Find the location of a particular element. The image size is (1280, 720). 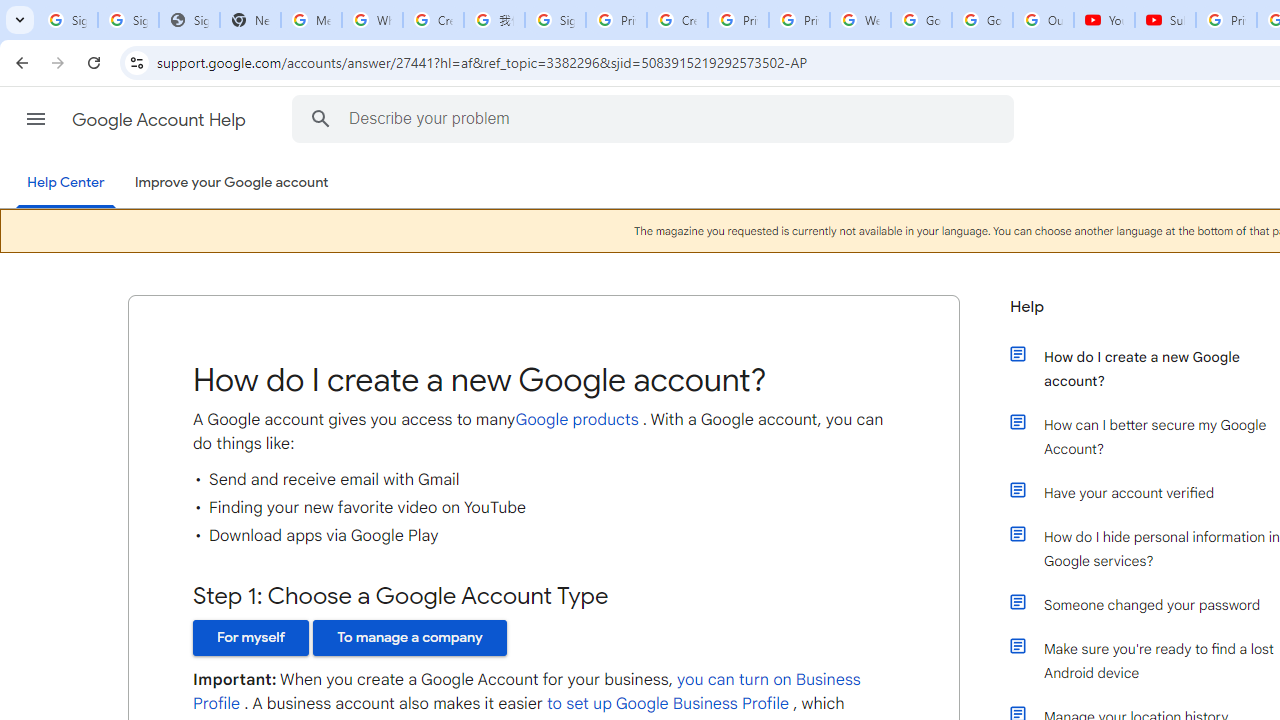

'to set up Google Business Profile' is located at coordinates (667, 703).